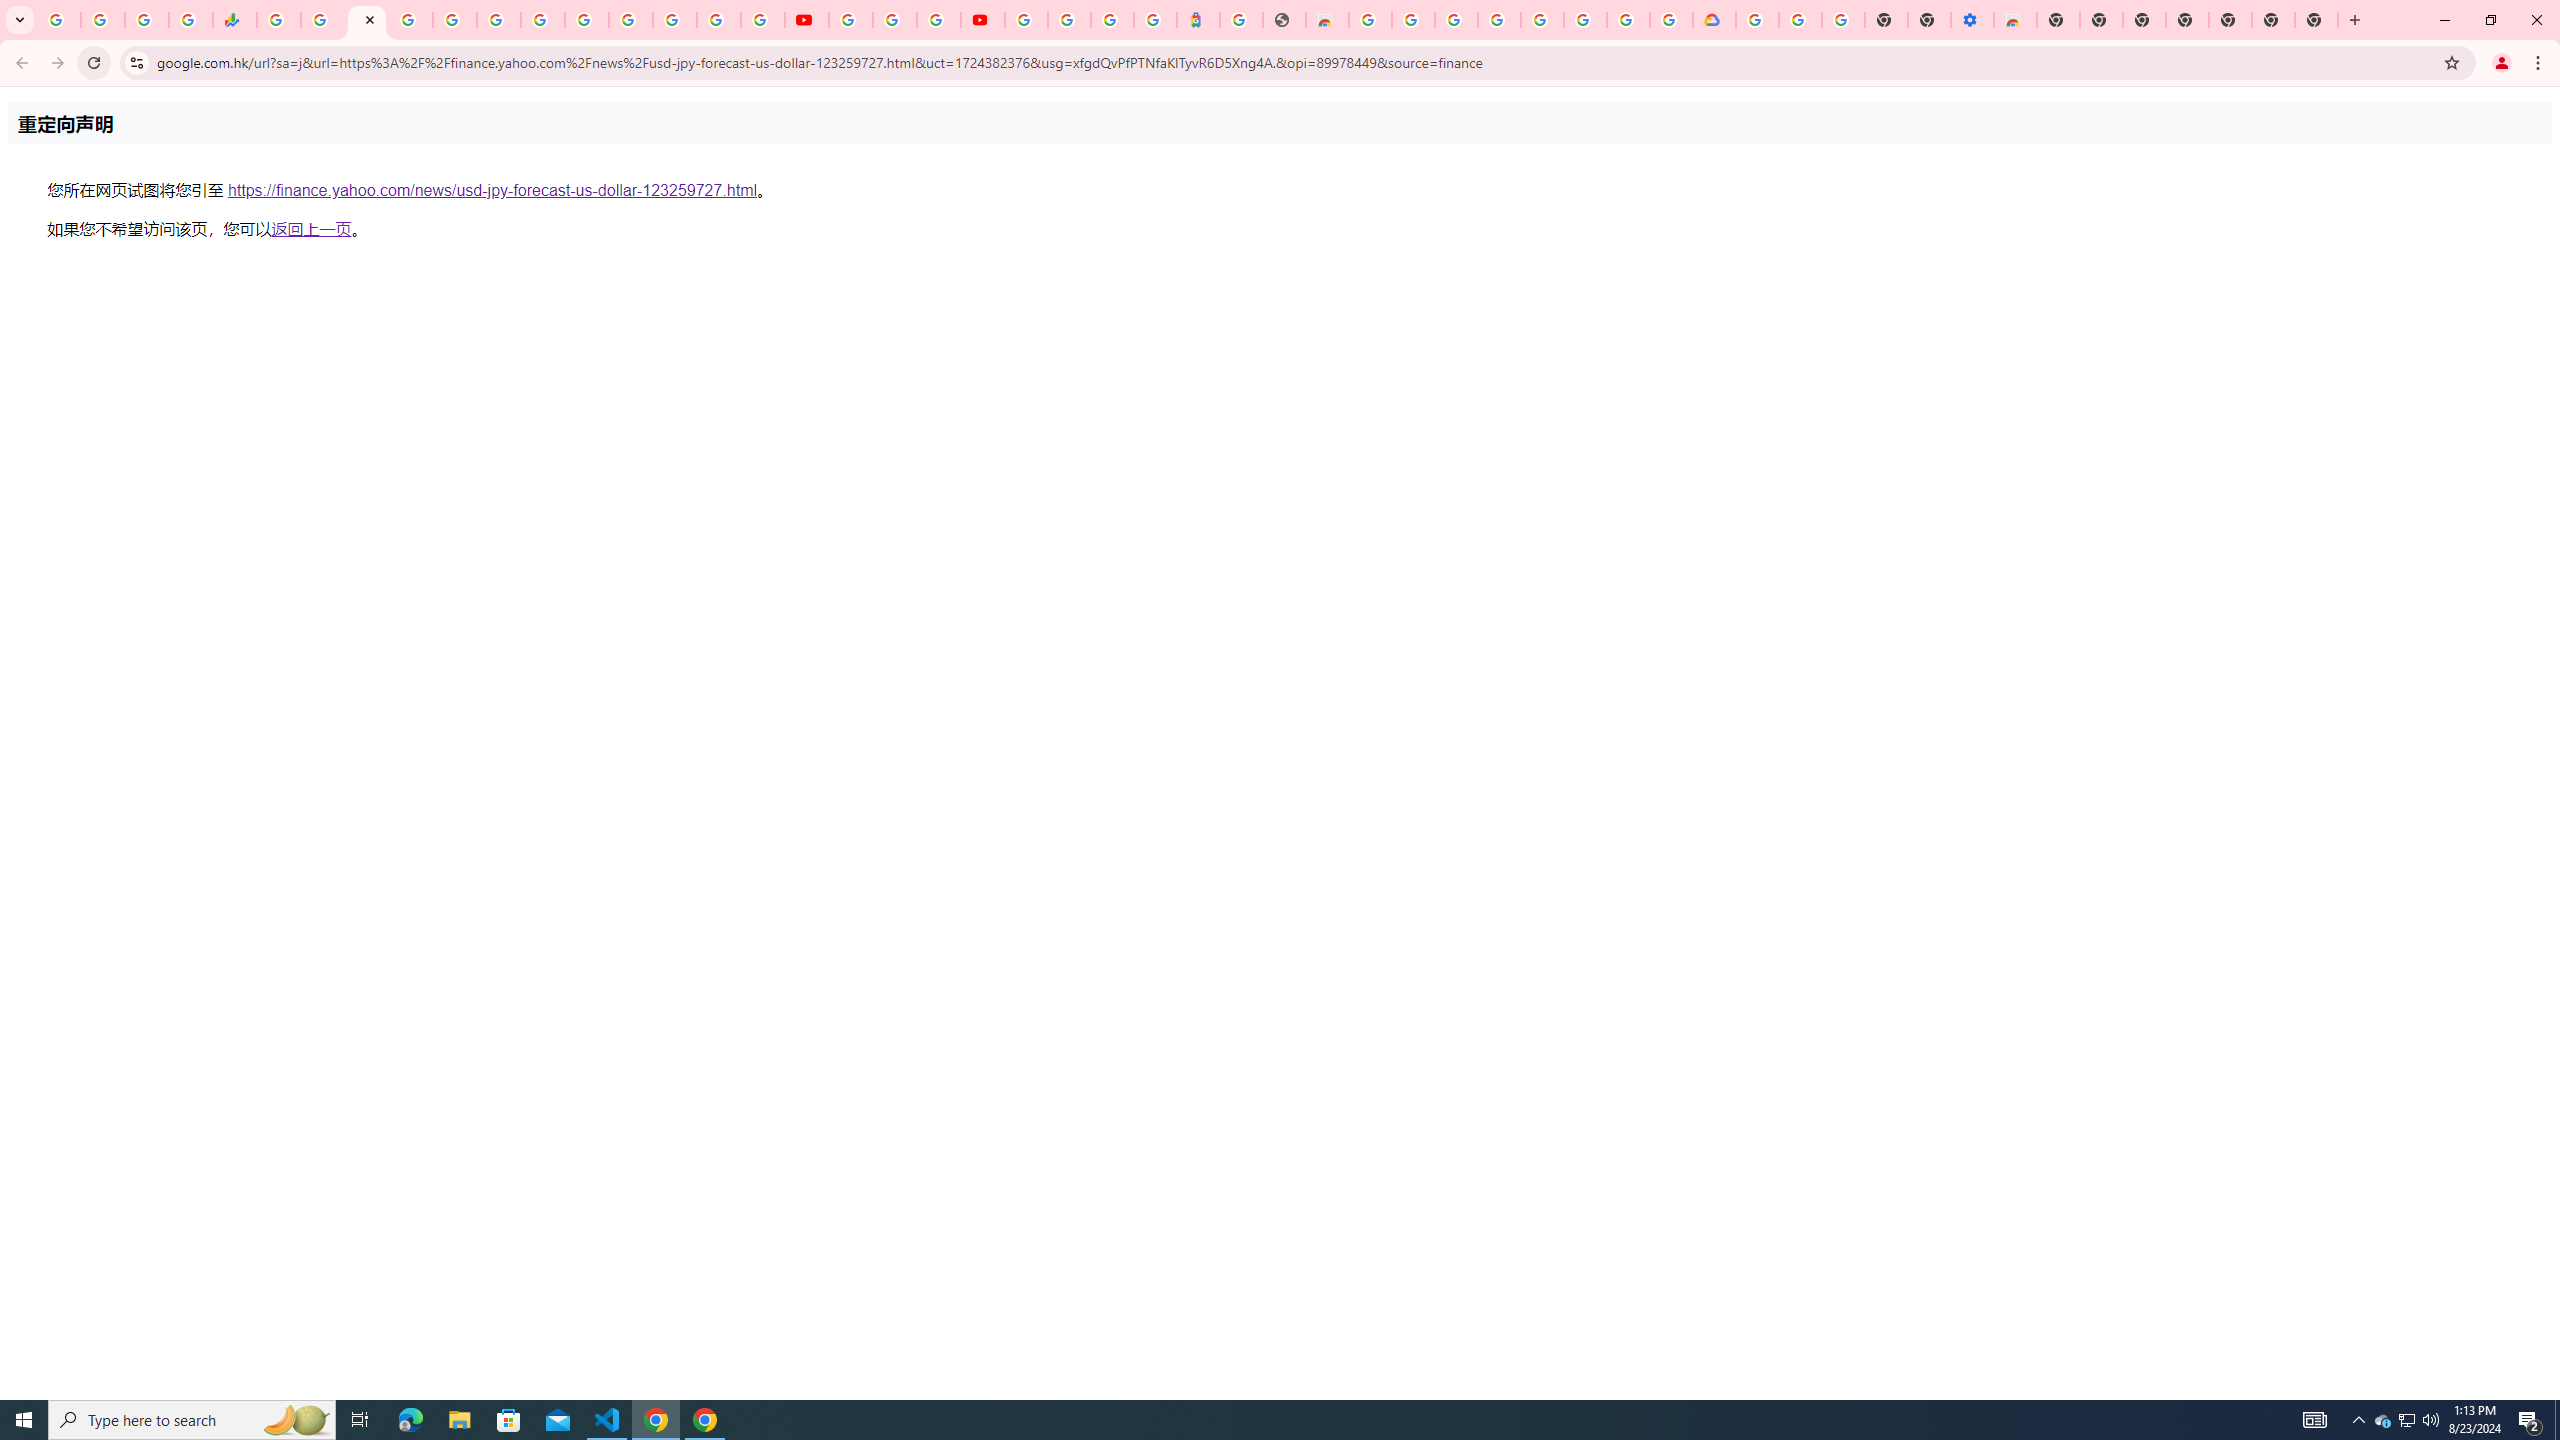  I want to click on 'Turn cookies on or off - Computer - Google Account Help', so click(1842, 19).